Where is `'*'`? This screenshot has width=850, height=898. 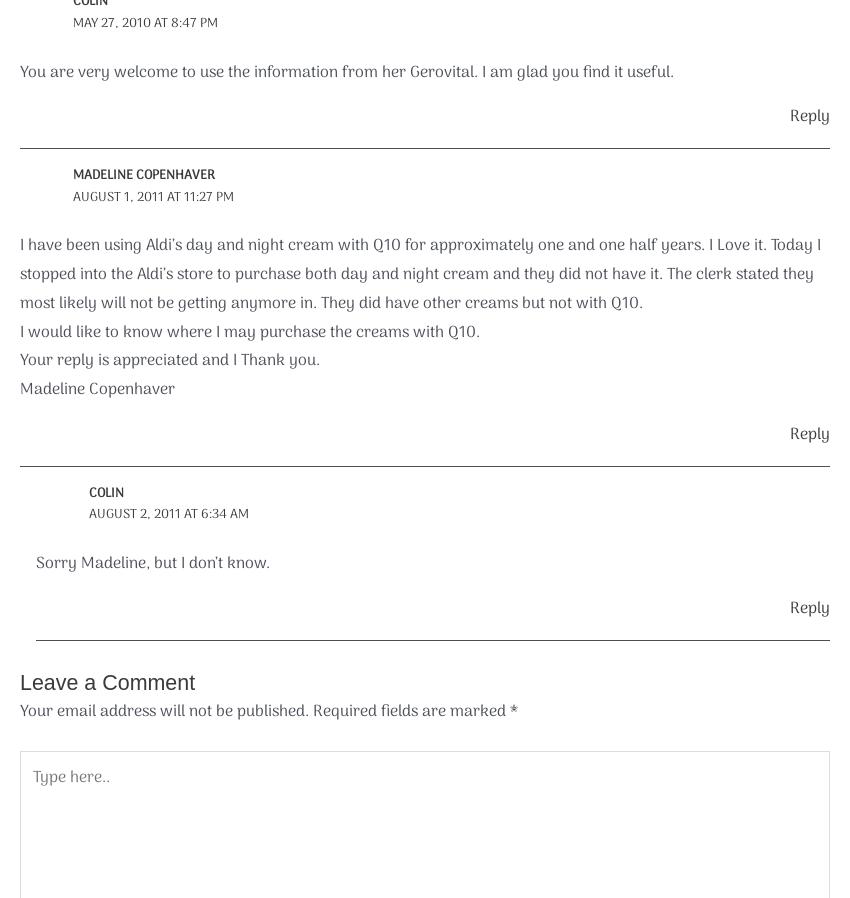
'*' is located at coordinates (510, 711).